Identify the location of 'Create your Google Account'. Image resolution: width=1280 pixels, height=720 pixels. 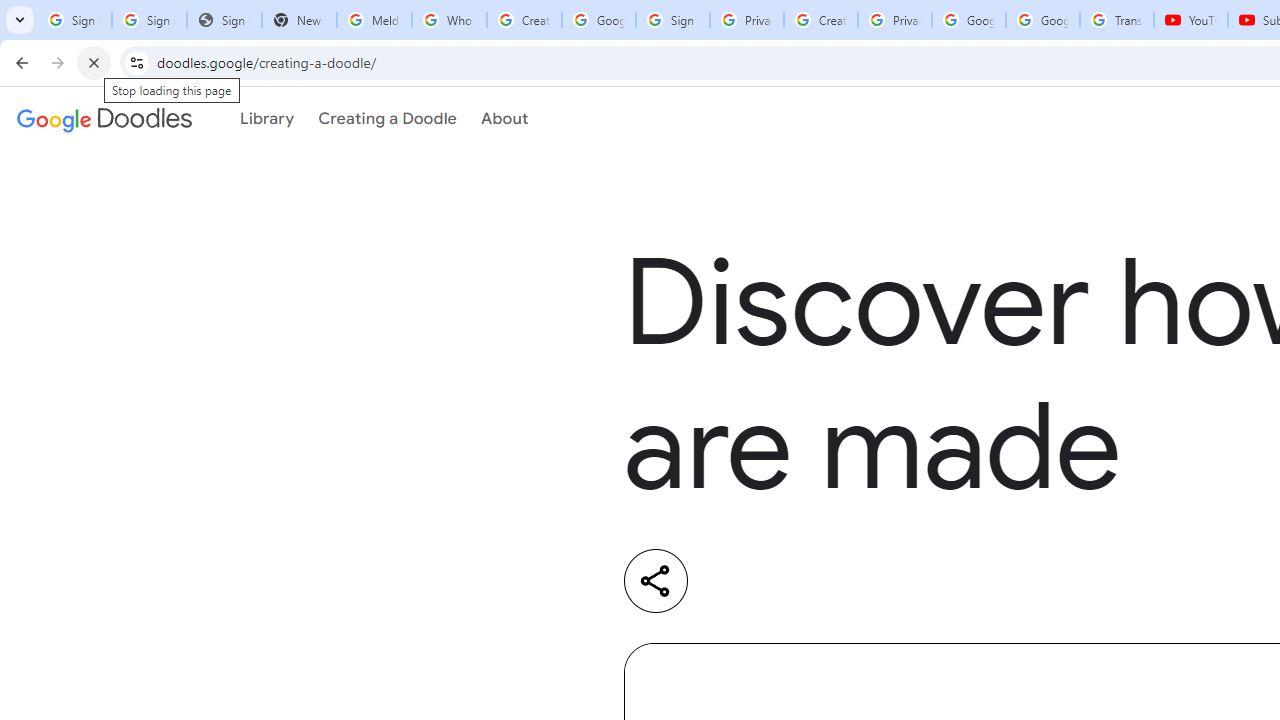
(820, 20).